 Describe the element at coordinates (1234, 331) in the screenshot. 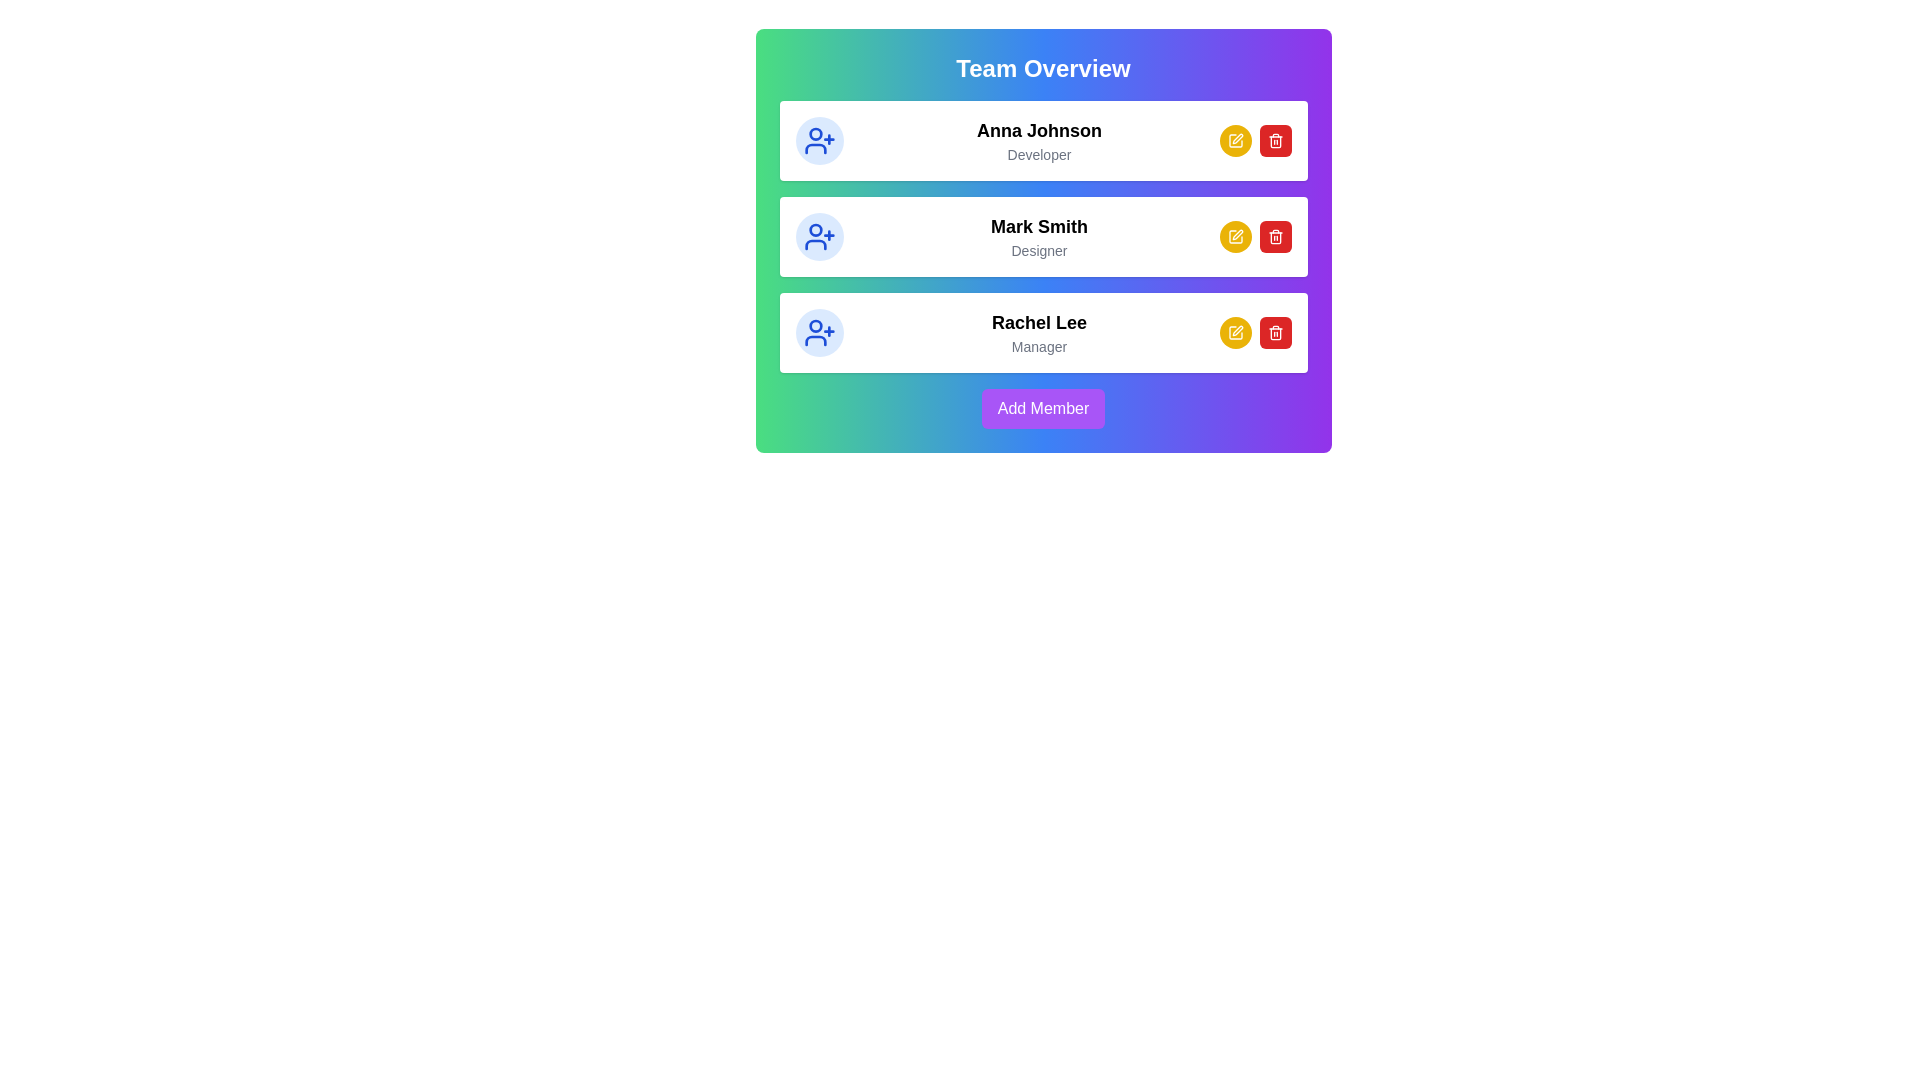

I see `the edit button for the entry 'Rachel Lee - Manager', which is the first button in the right section of the third row, positioned to the left of a red trash icon button` at that location.